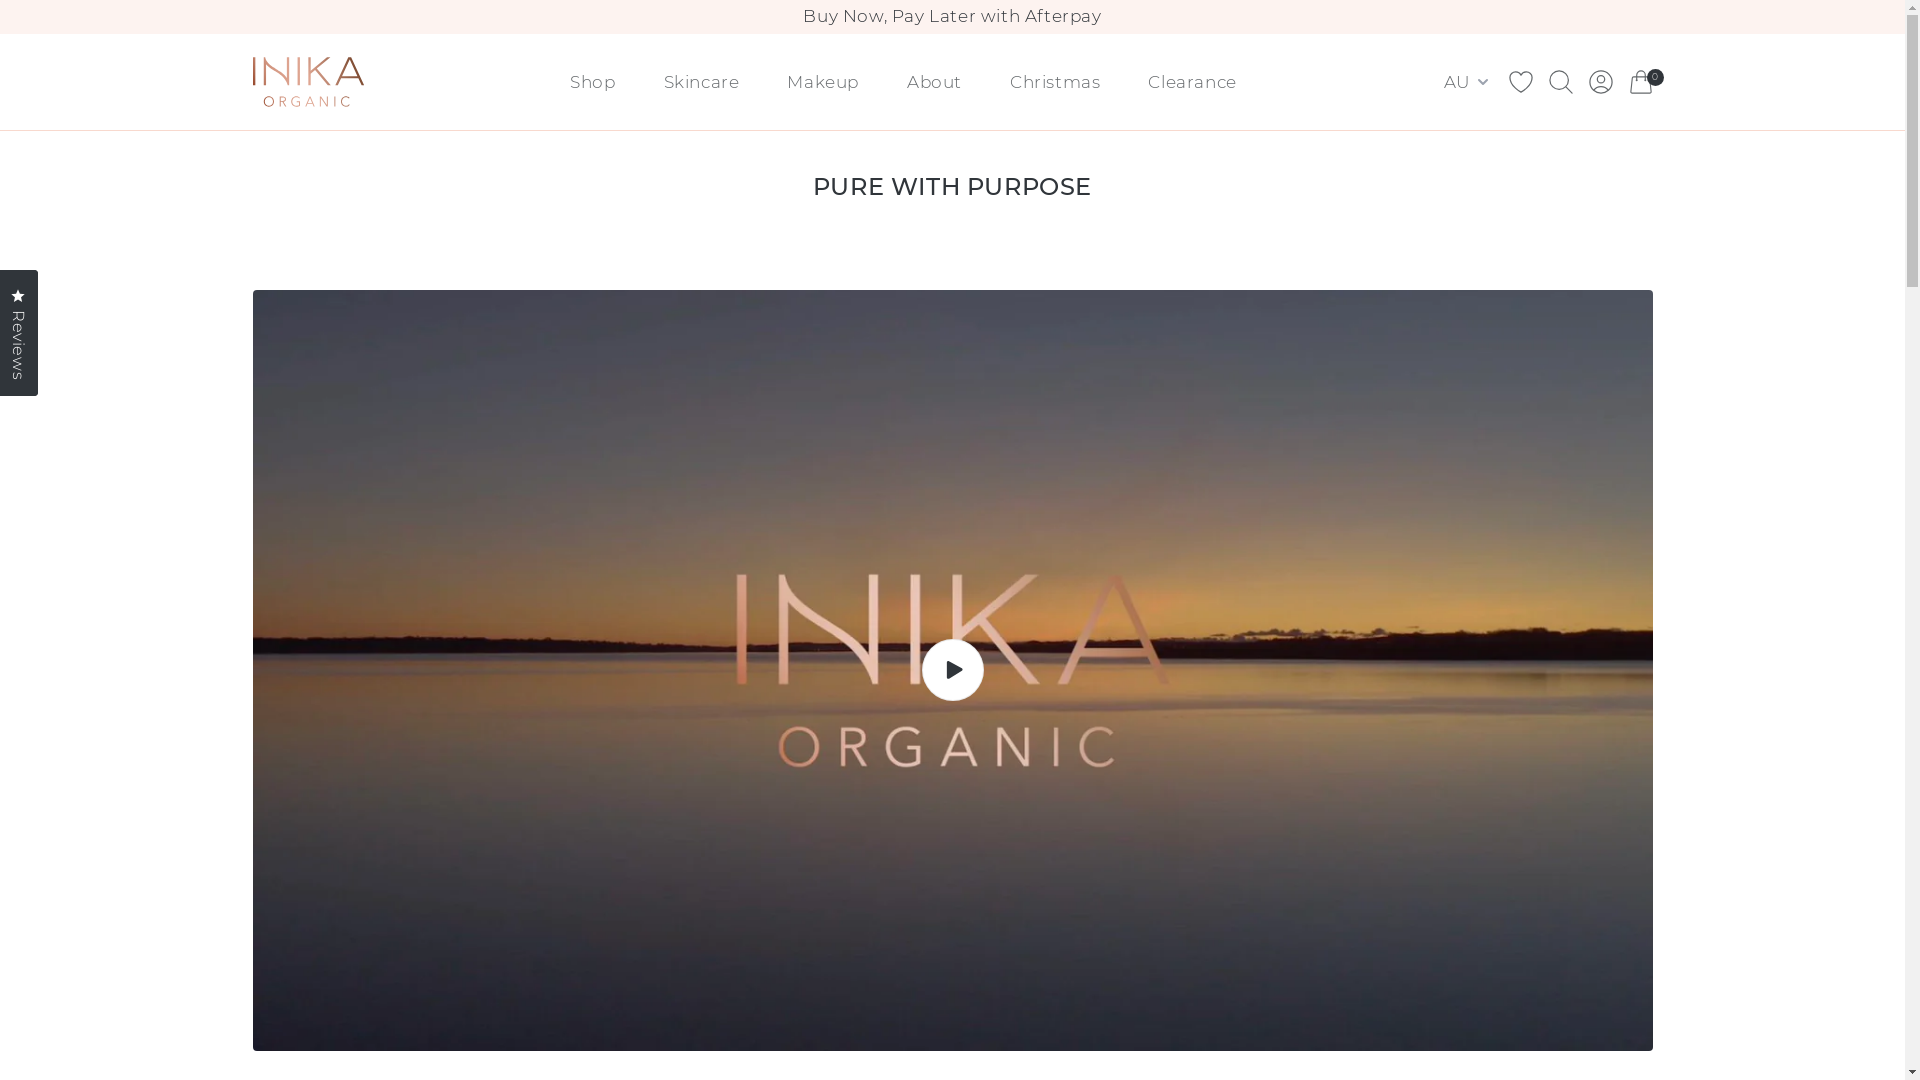 The width and height of the screenshot is (1920, 1080). What do you see at coordinates (1054, 80) in the screenshot?
I see `'Christmas'` at bounding box center [1054, 80].